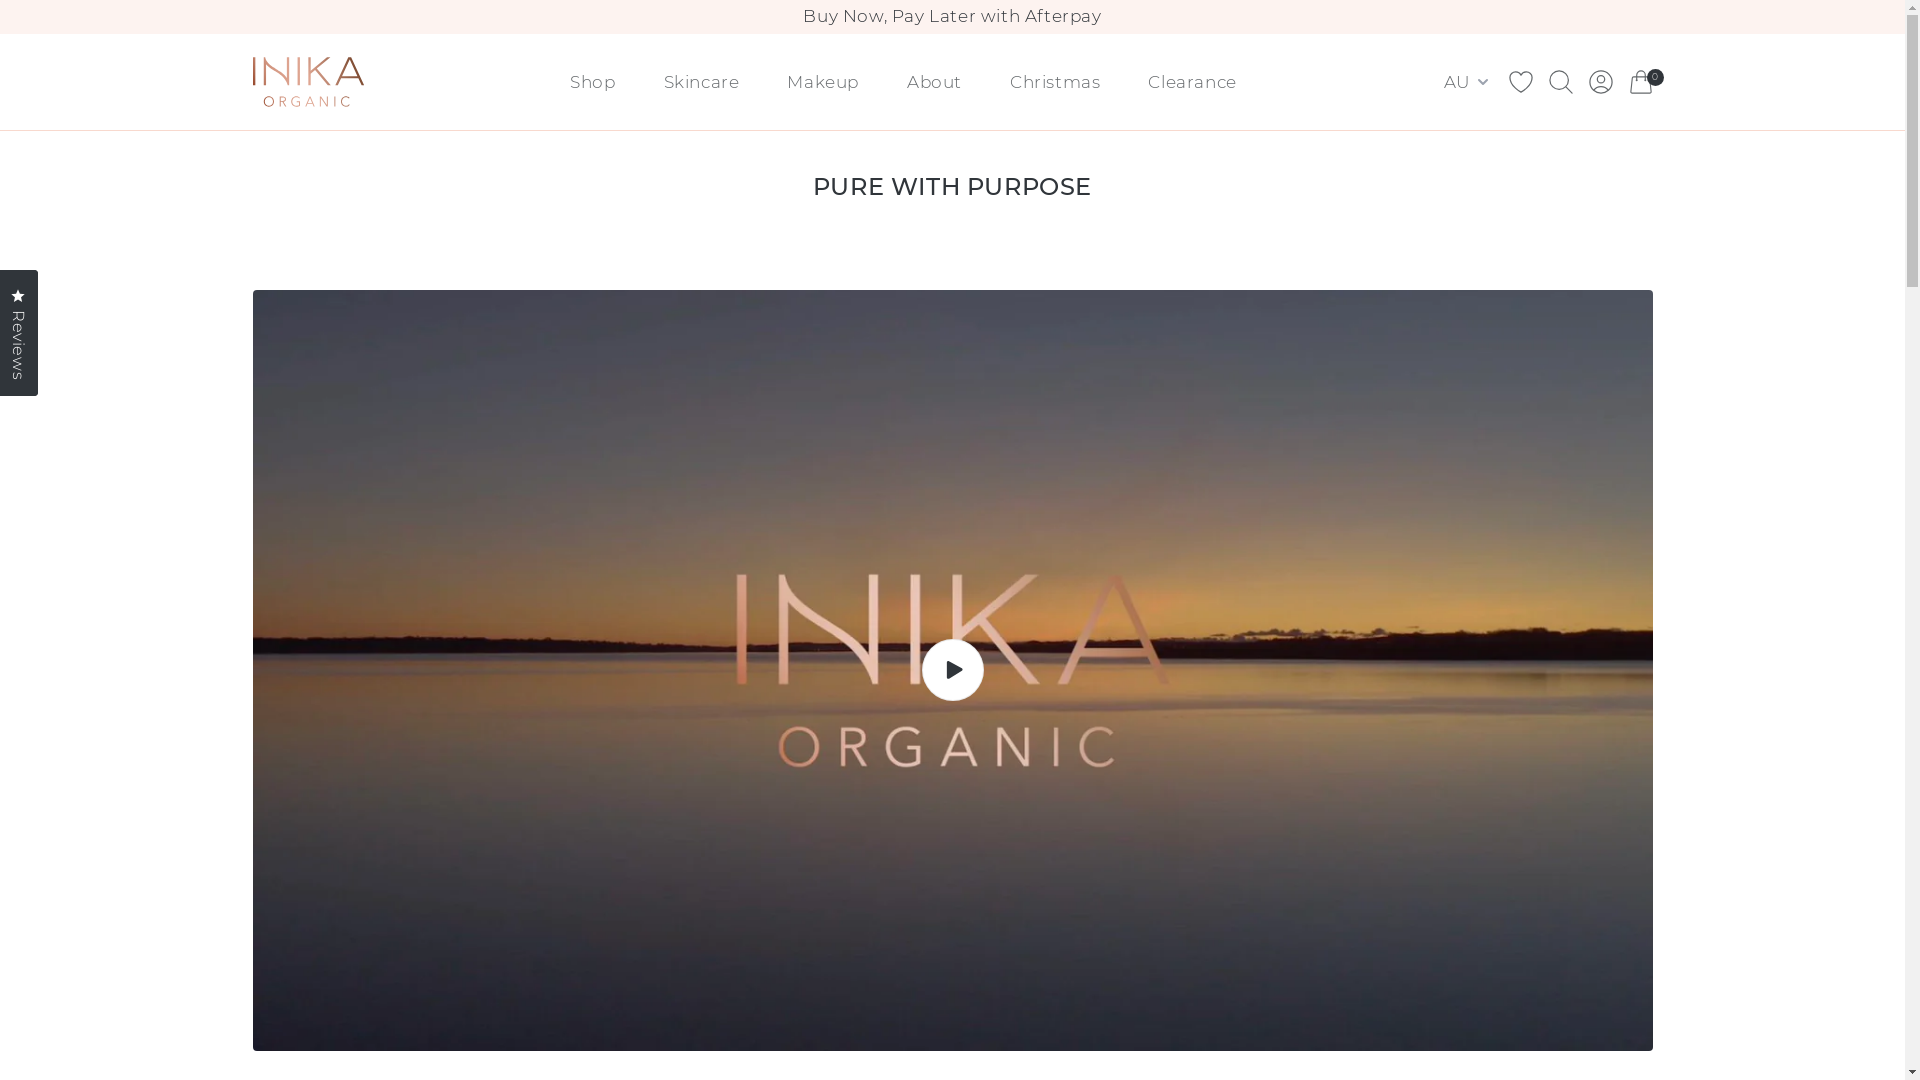 The width and height of the screenshot is (1920, 1080). What do you see at coordinates (1054, 80) in the screenshot?
I see `'Christmas'` at bounding box center [1054, 80].